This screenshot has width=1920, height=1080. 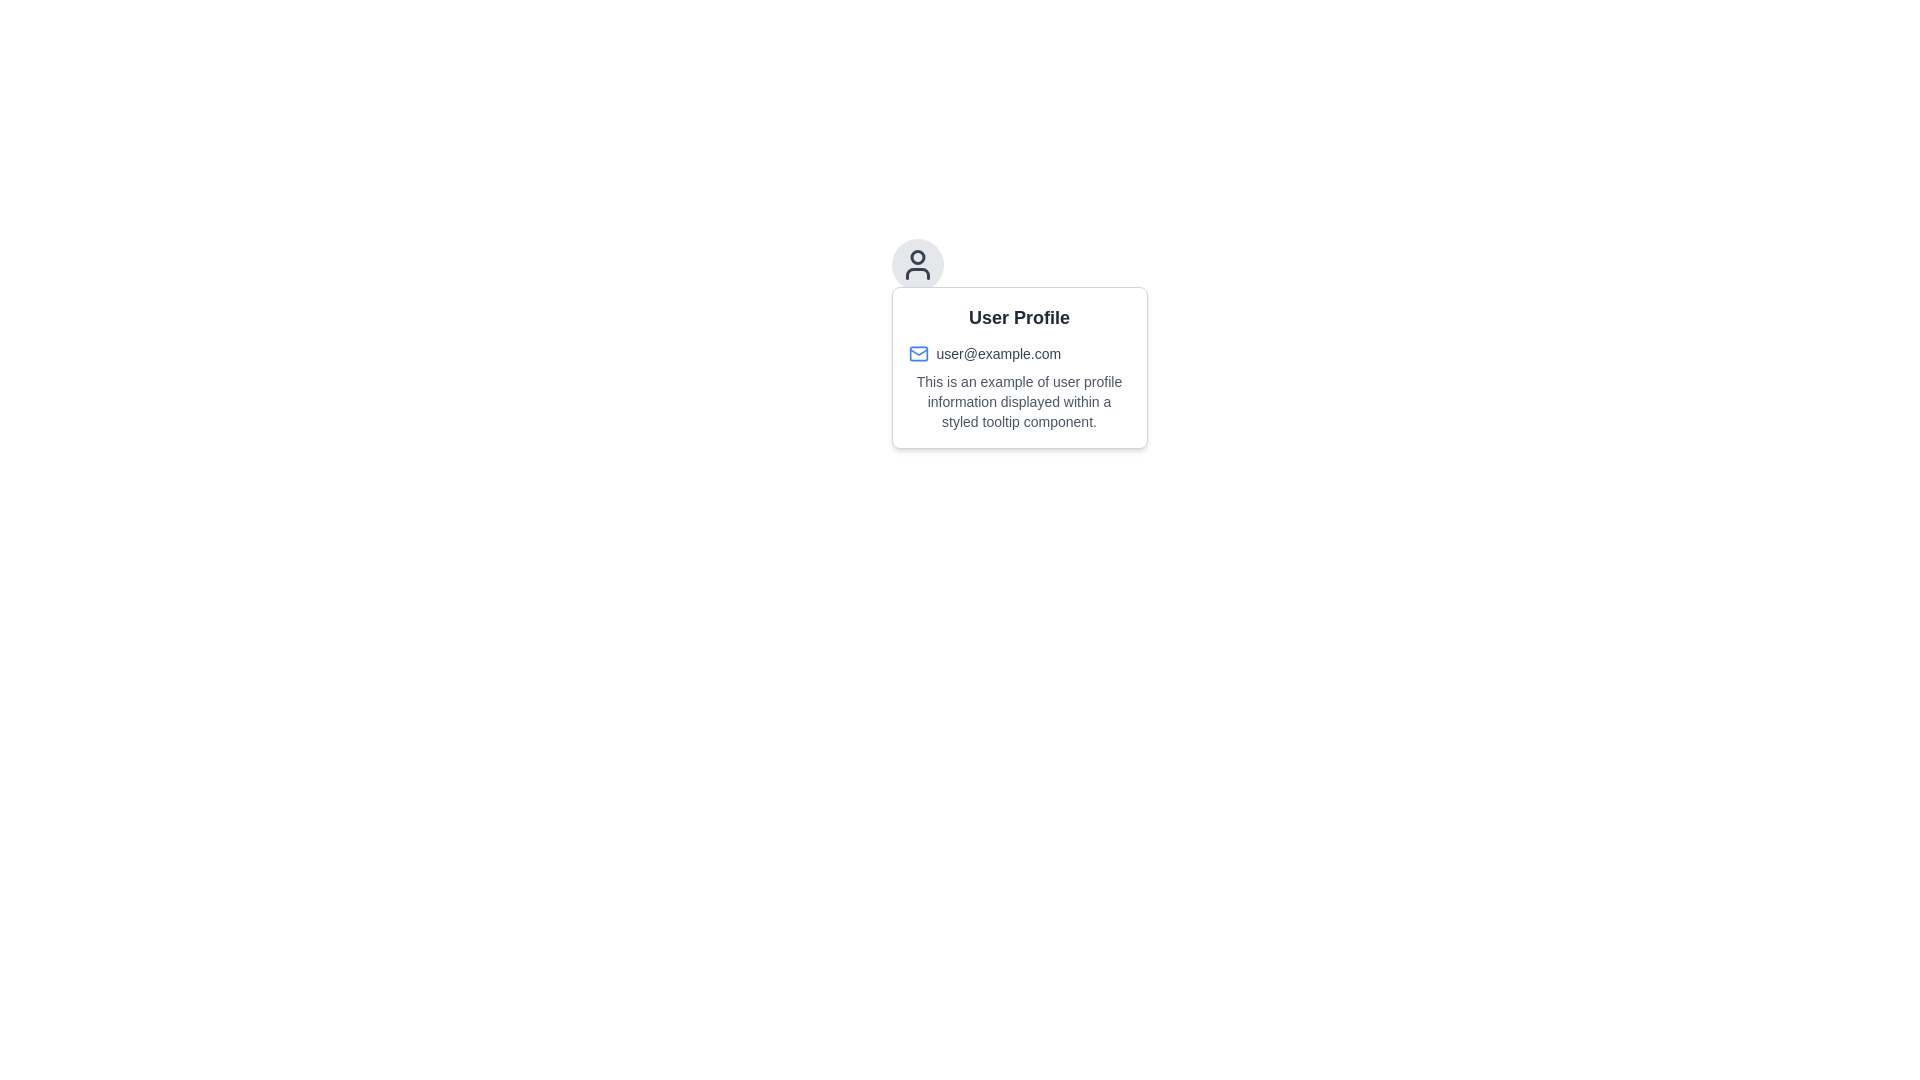 What do you see at coordinates (998, 353) in the screenshot?
I see `the email address text label displayed in the user profile tooltip box, located to the right of the envelope icon` at bounding box center [998, 353].